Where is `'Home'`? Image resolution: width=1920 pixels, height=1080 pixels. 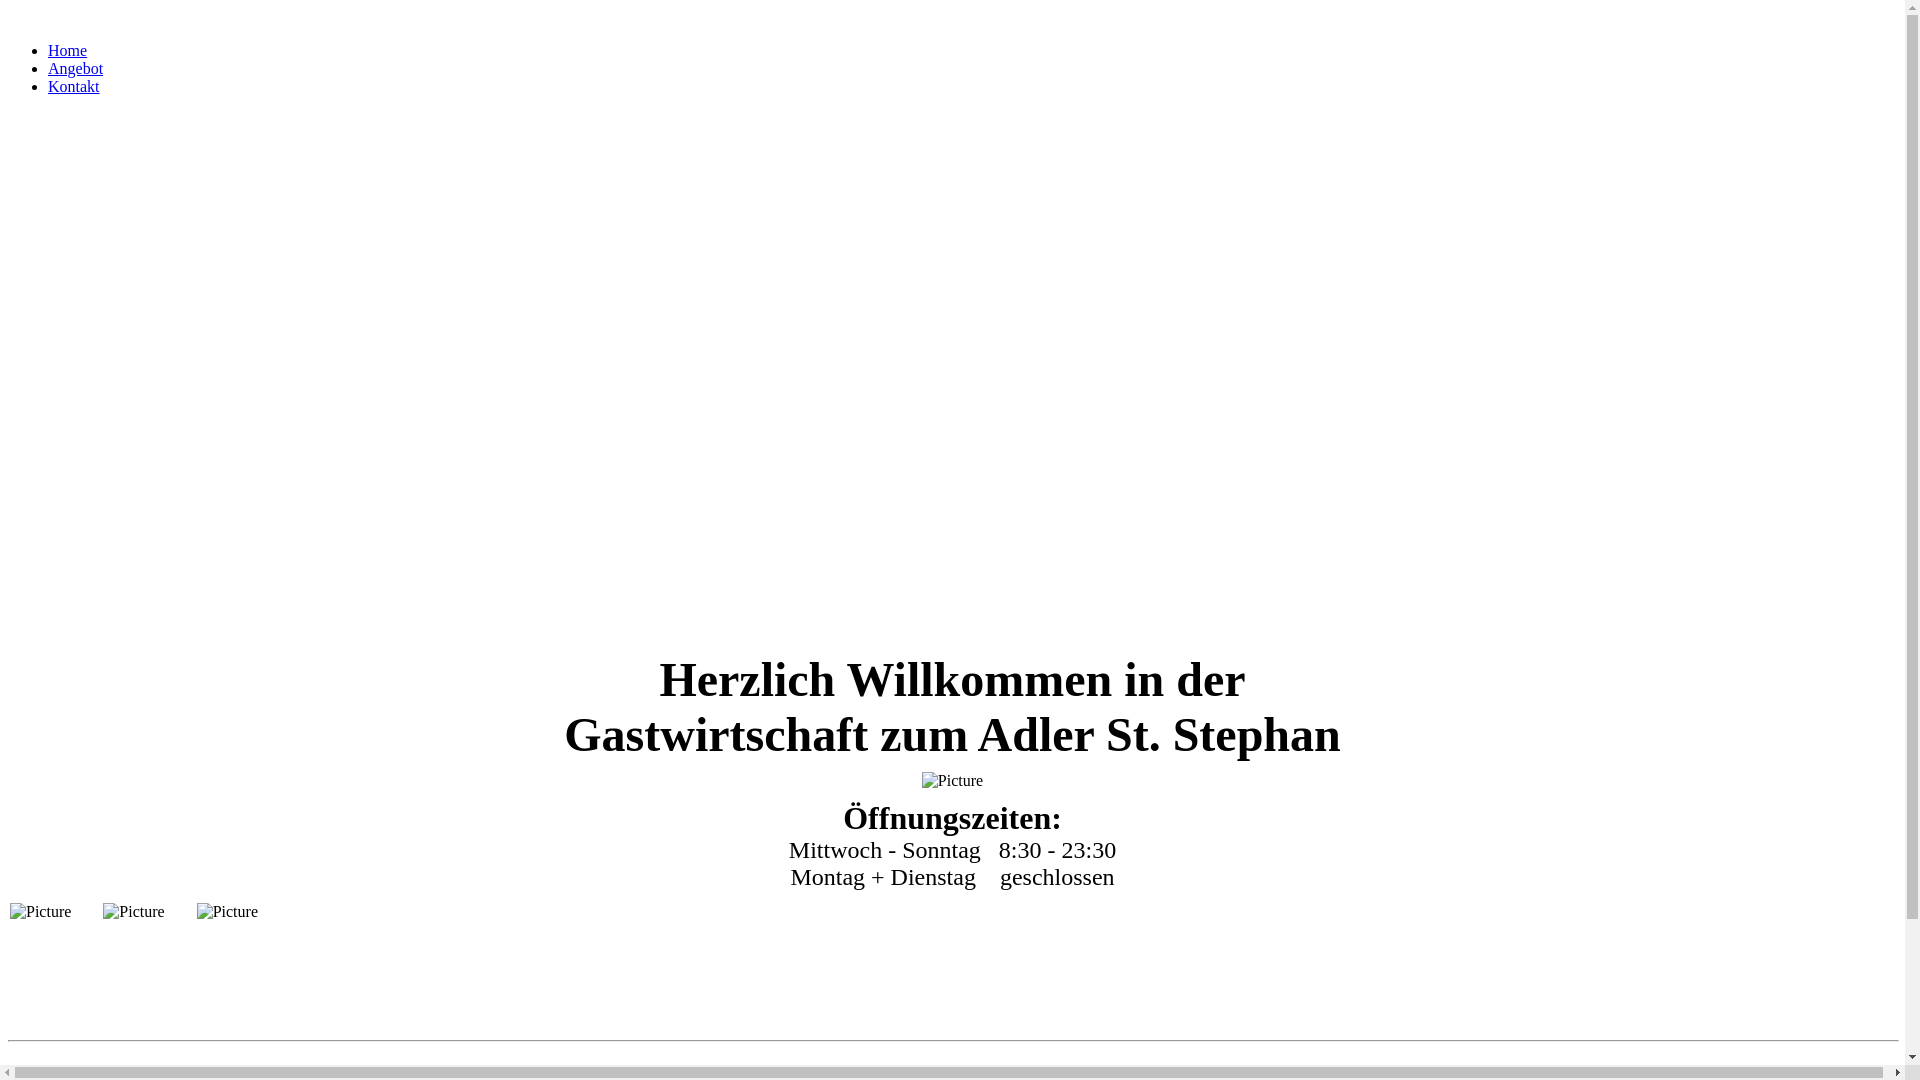
'Home' is located at coordinates (67, 49).